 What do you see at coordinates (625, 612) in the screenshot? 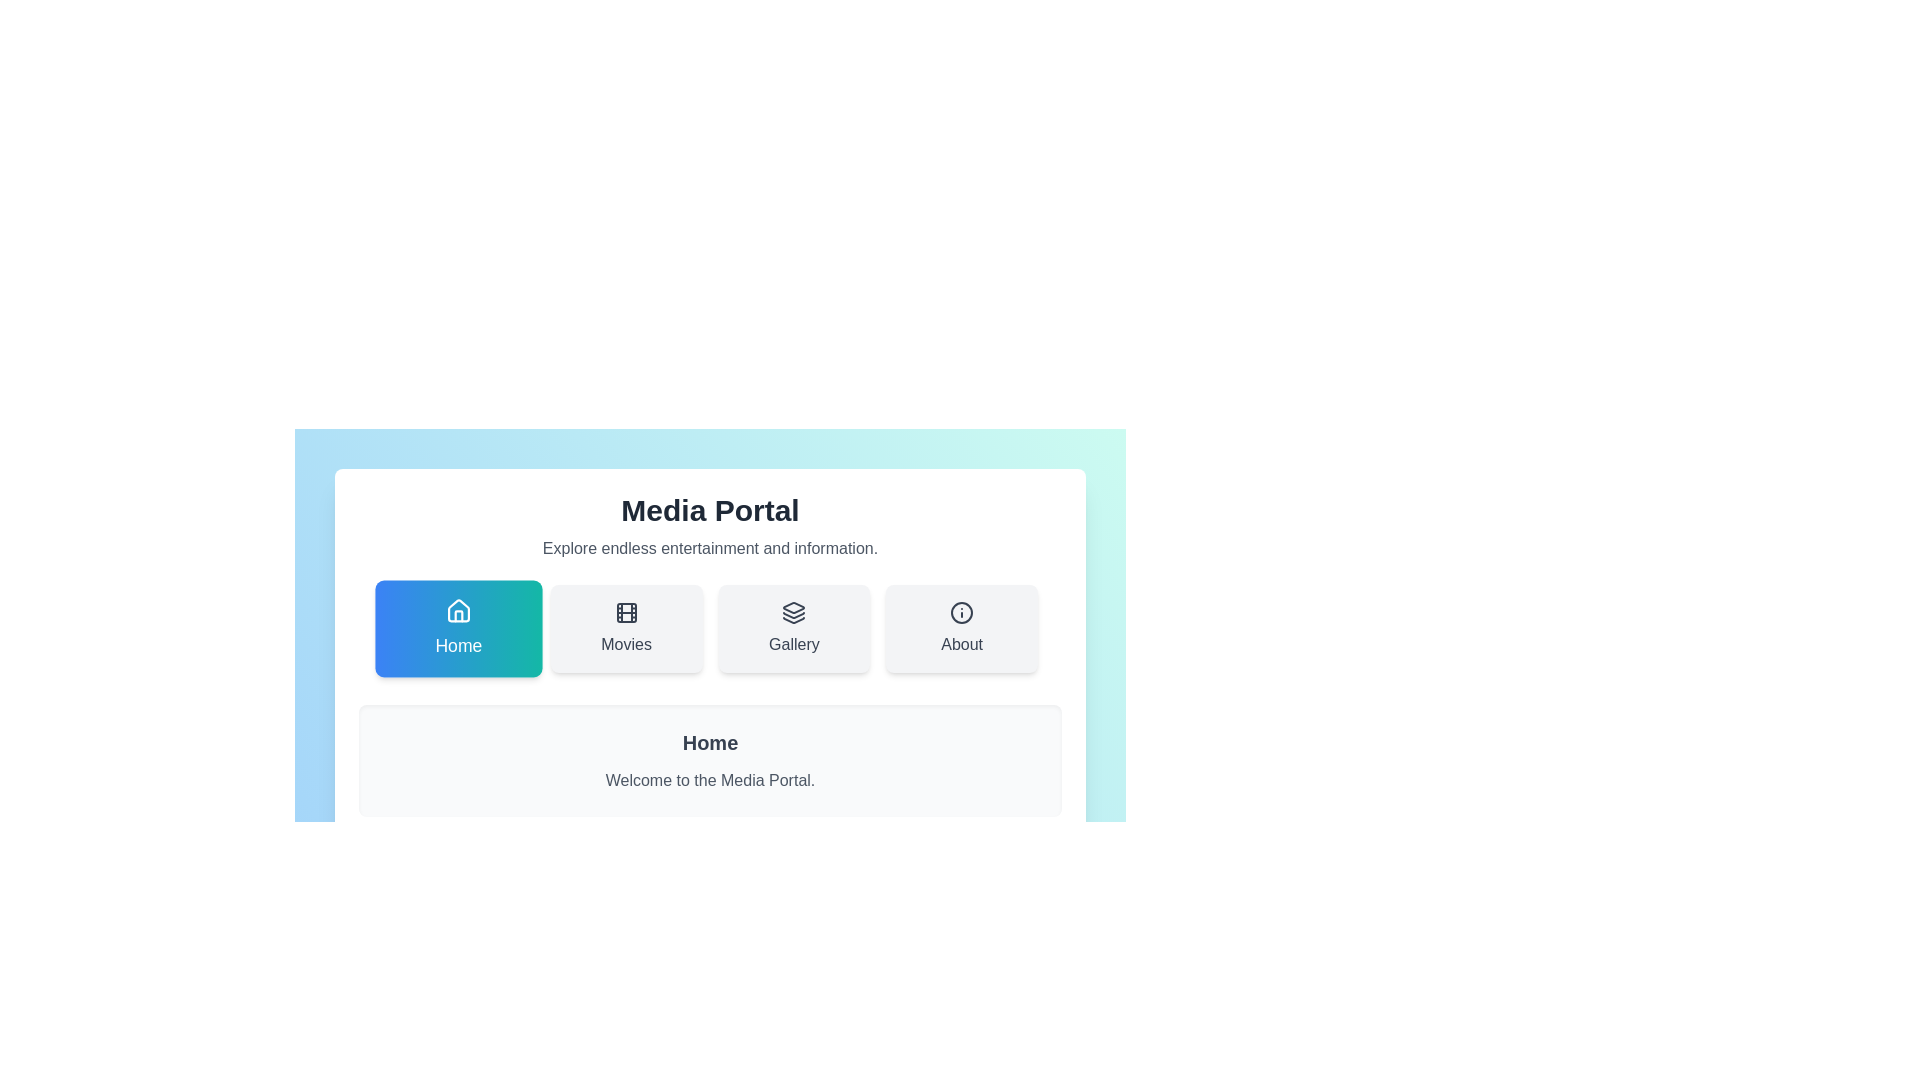
I see `the 'Movies' button by clicking on the film strip icon located at the center-top of the button to trigger navigation or action` at bounding box center [625, 612].